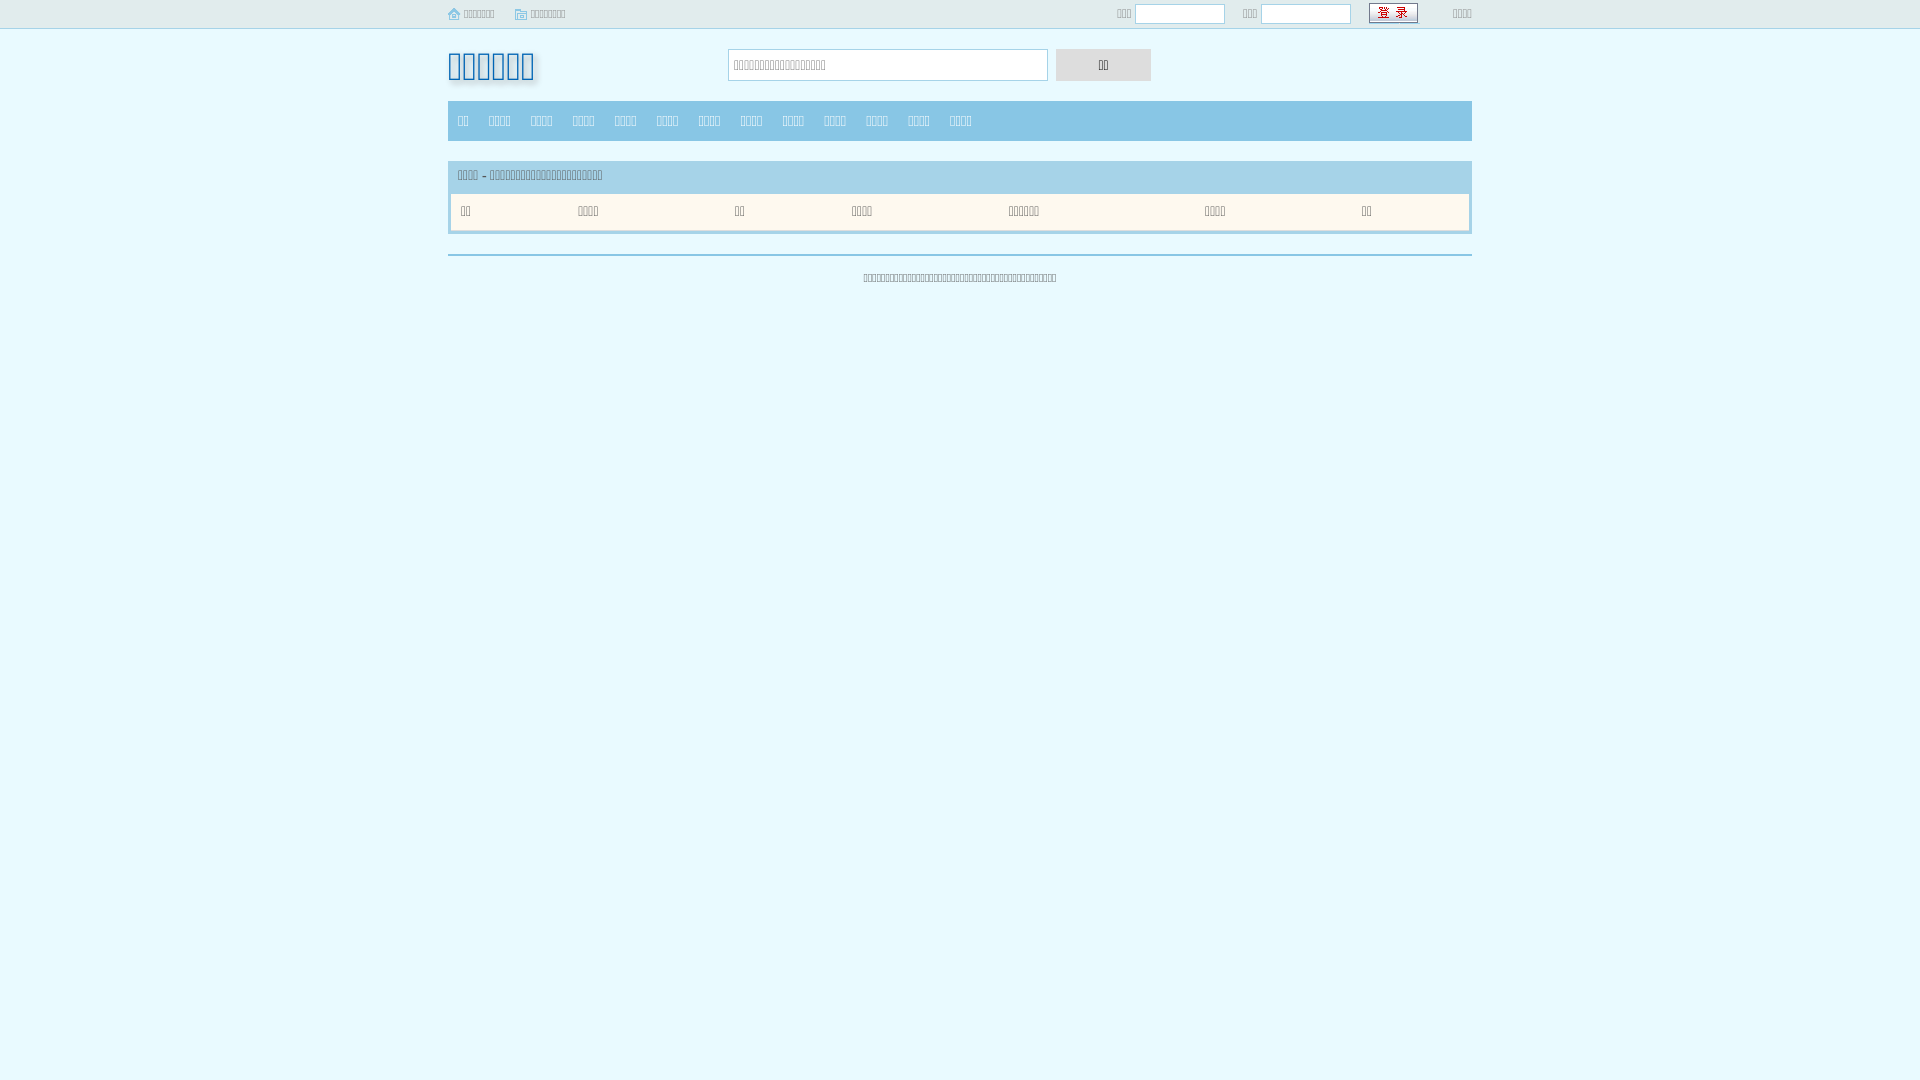 The height and width of the screenshot is (1080, 1920). I want to click on ' ', so click(1393, 13).